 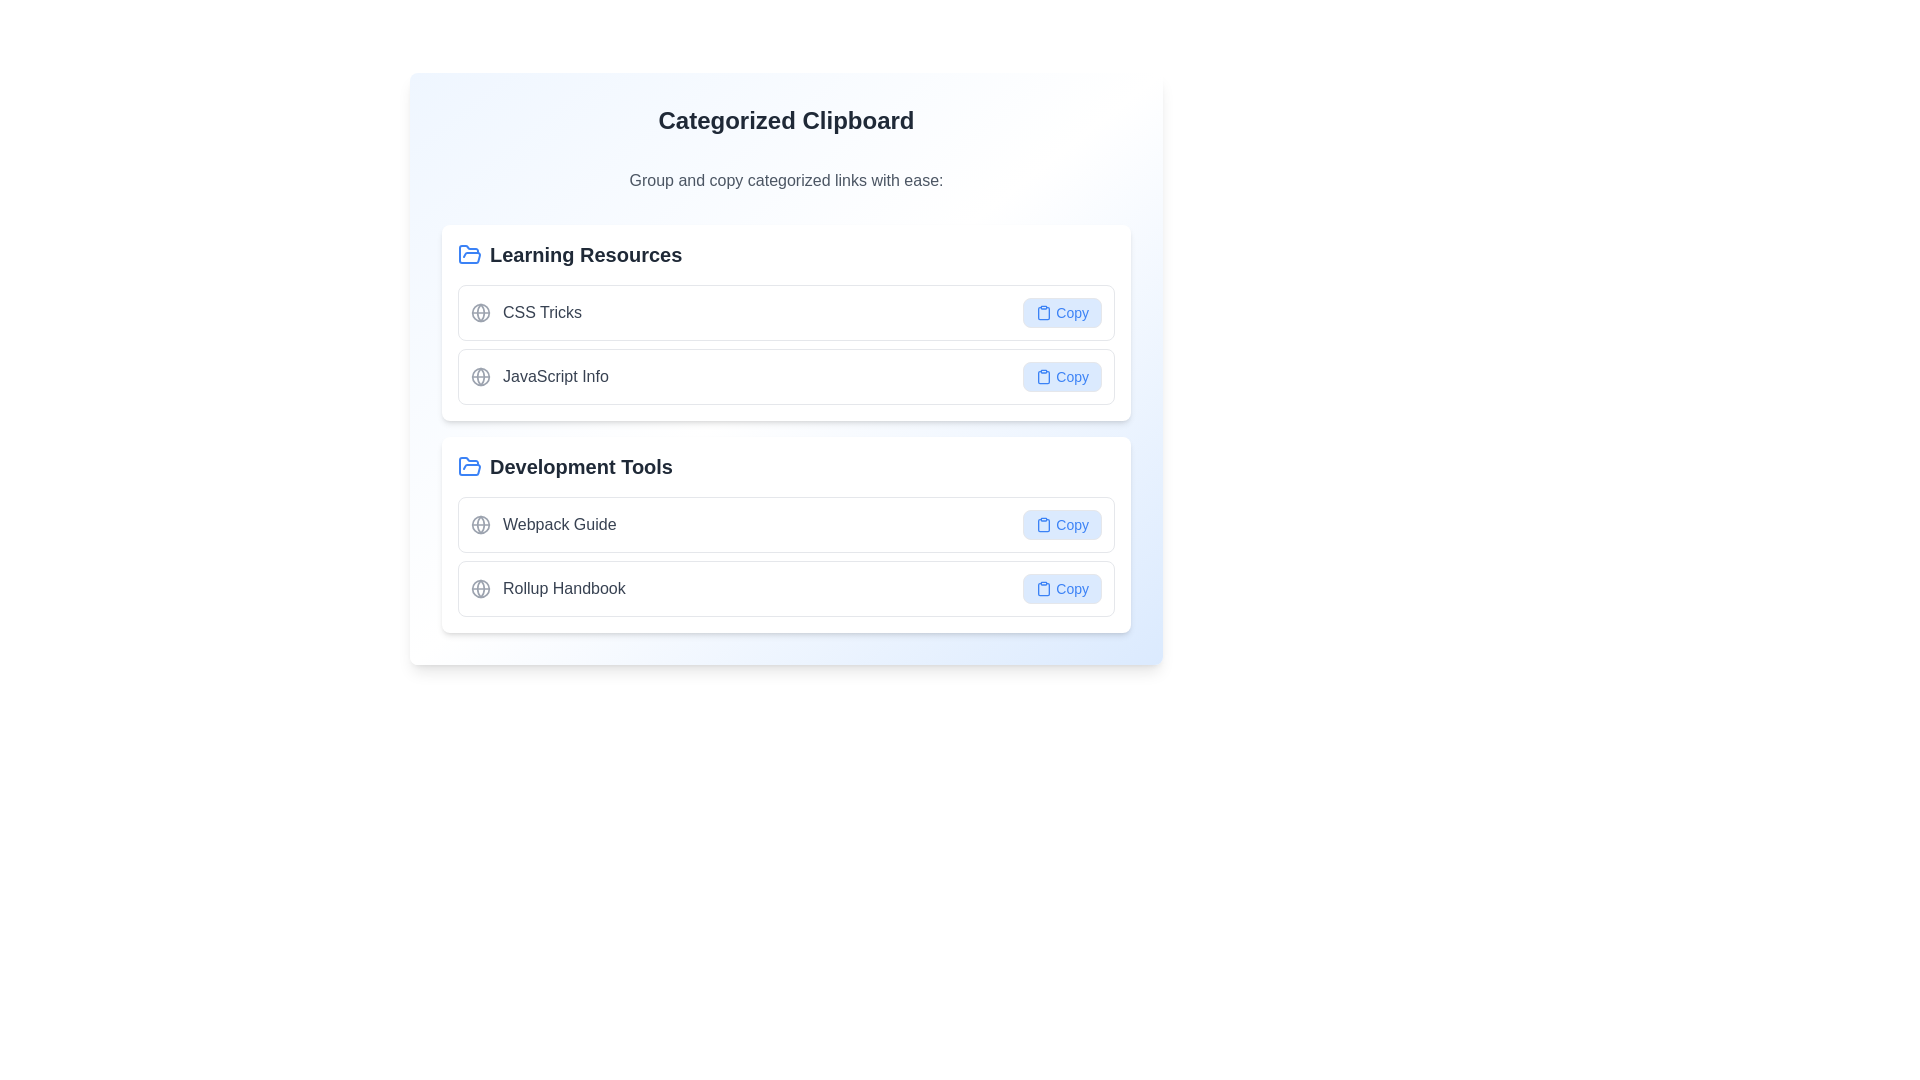 I want to click on the 'JavaScript Info' link in the 'Learning Resources' category, so click(x=785, y=377).